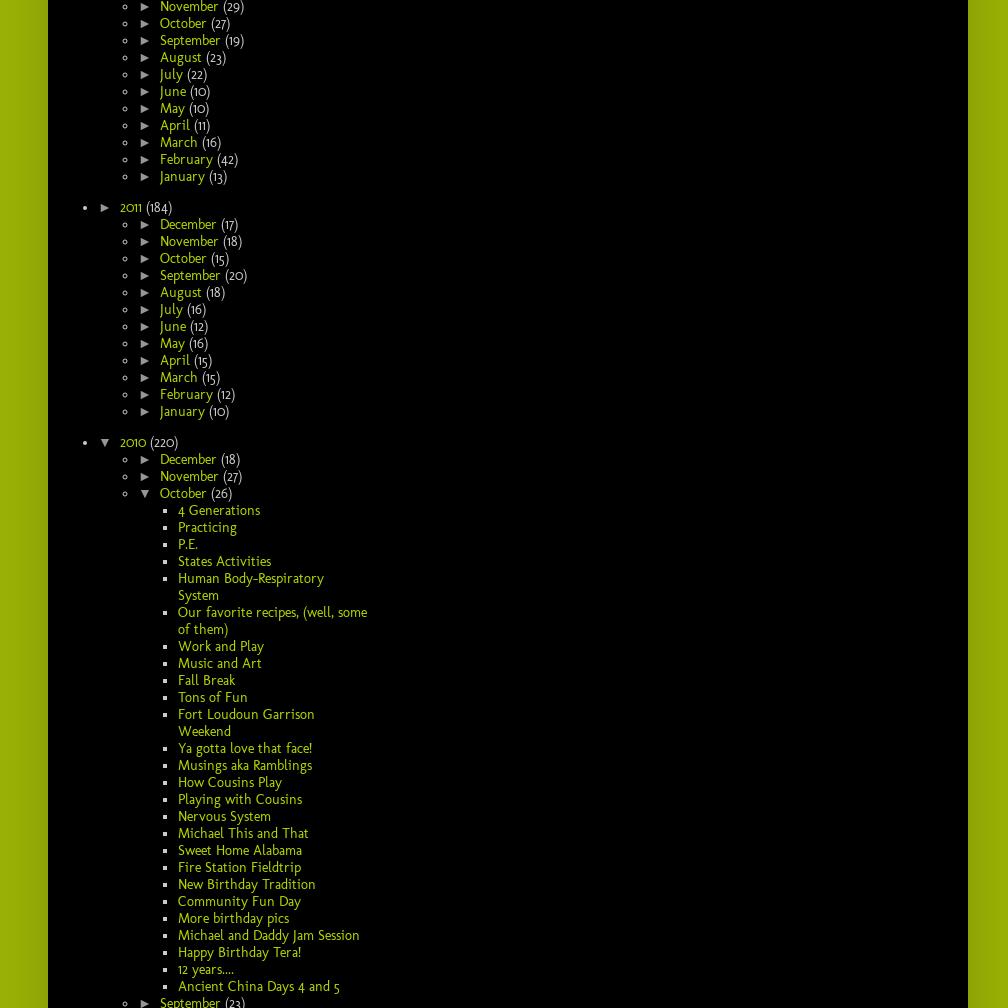 Image resolution: width=1008 pixels, height=1008 pixels. Describe the element at coordinates (220, 645) in the screenshot. I see `'Work and Play'` at that location.